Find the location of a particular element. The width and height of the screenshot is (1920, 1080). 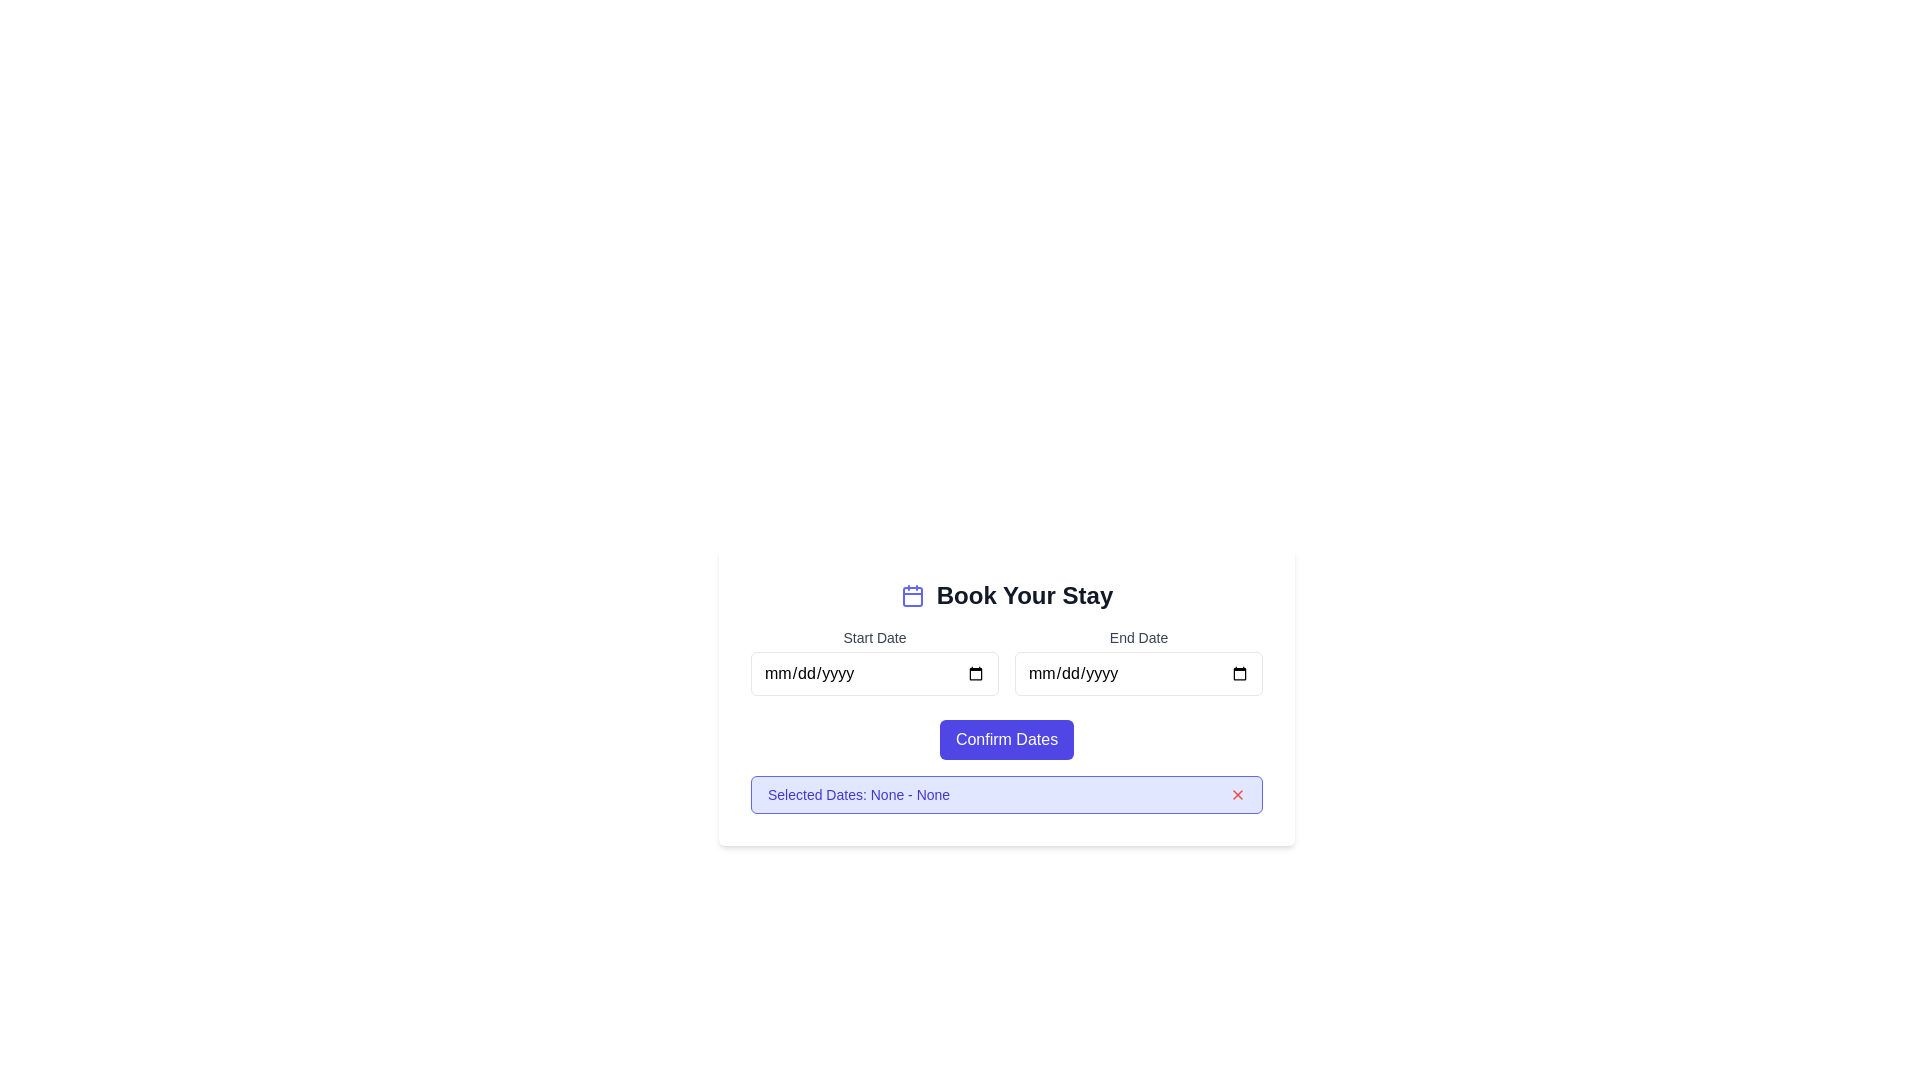

the SVG Rectangle that represents the body of the calendar icon, which is located above the 'Book Your Stay' heading and is centrally aligned within the interface is located at coordinates (911, 596).